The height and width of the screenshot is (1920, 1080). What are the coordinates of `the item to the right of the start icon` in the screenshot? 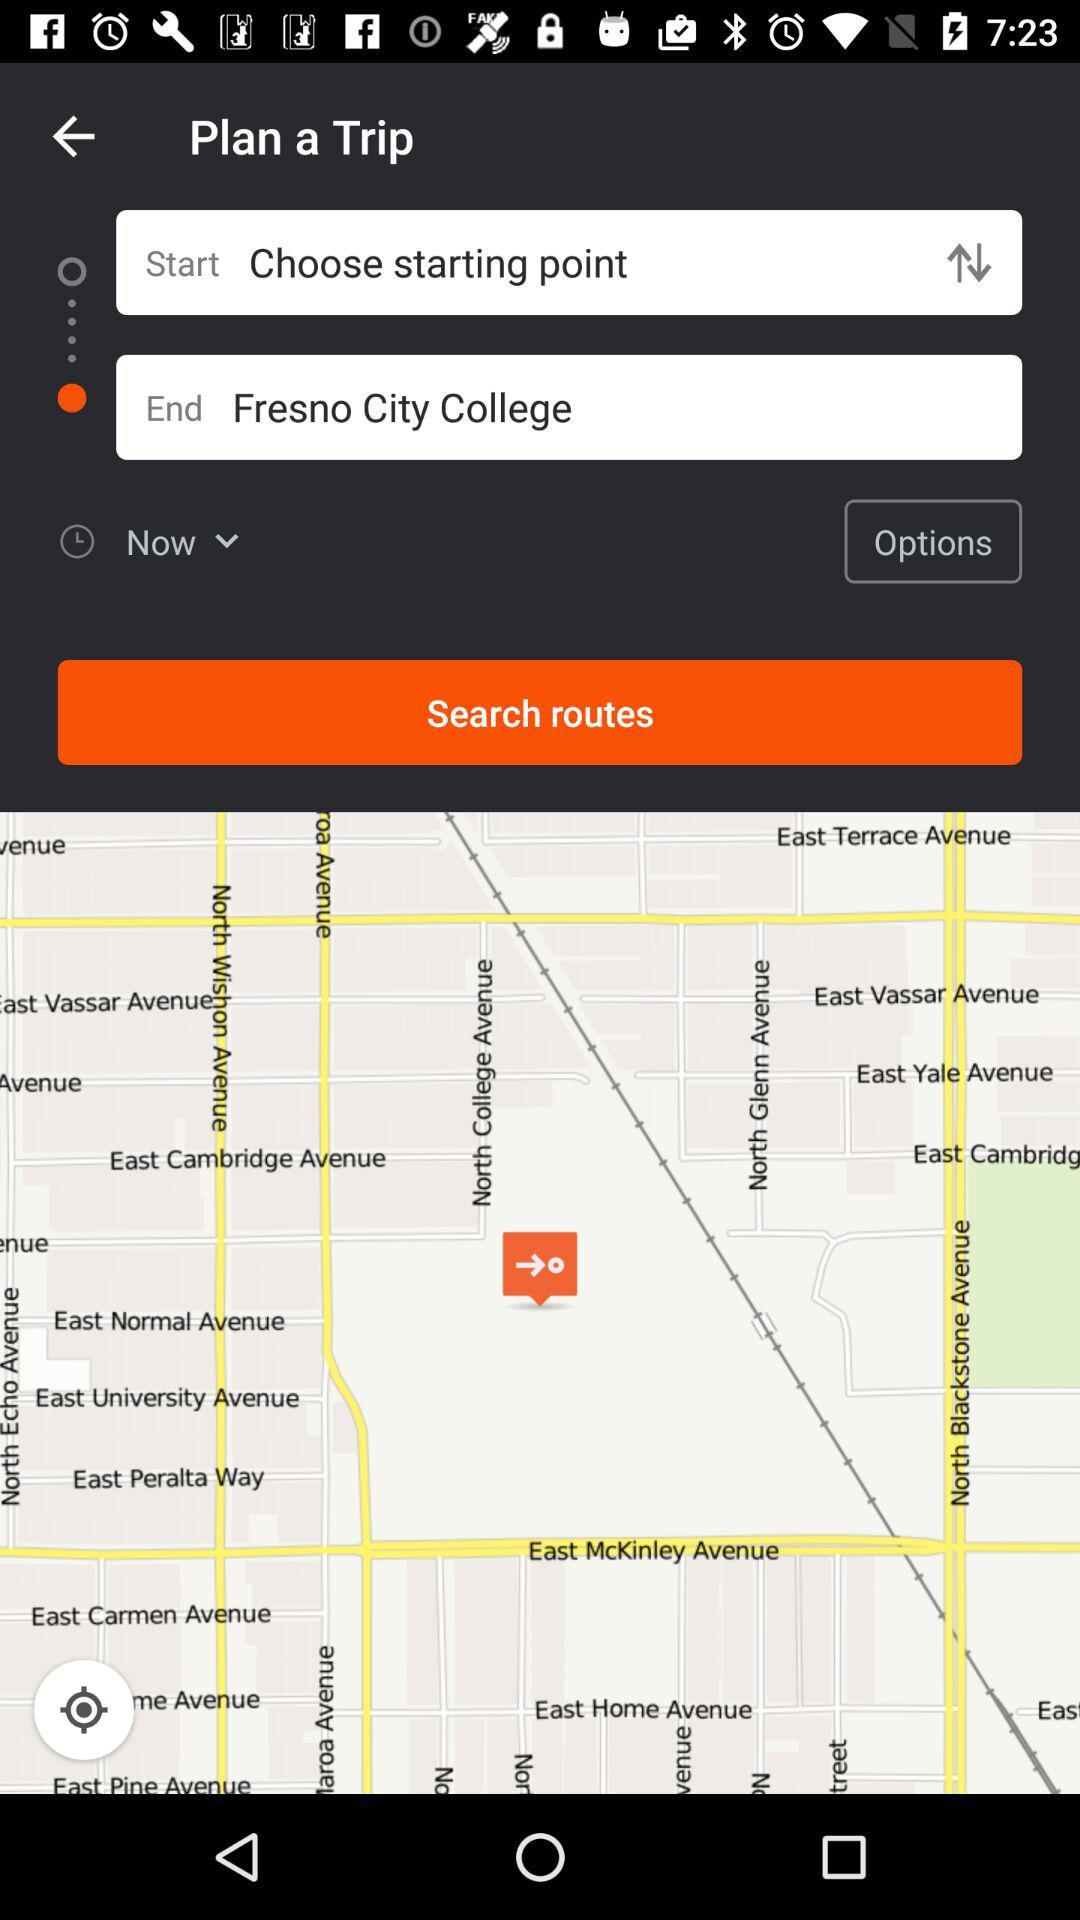 It's located at (582, 261).